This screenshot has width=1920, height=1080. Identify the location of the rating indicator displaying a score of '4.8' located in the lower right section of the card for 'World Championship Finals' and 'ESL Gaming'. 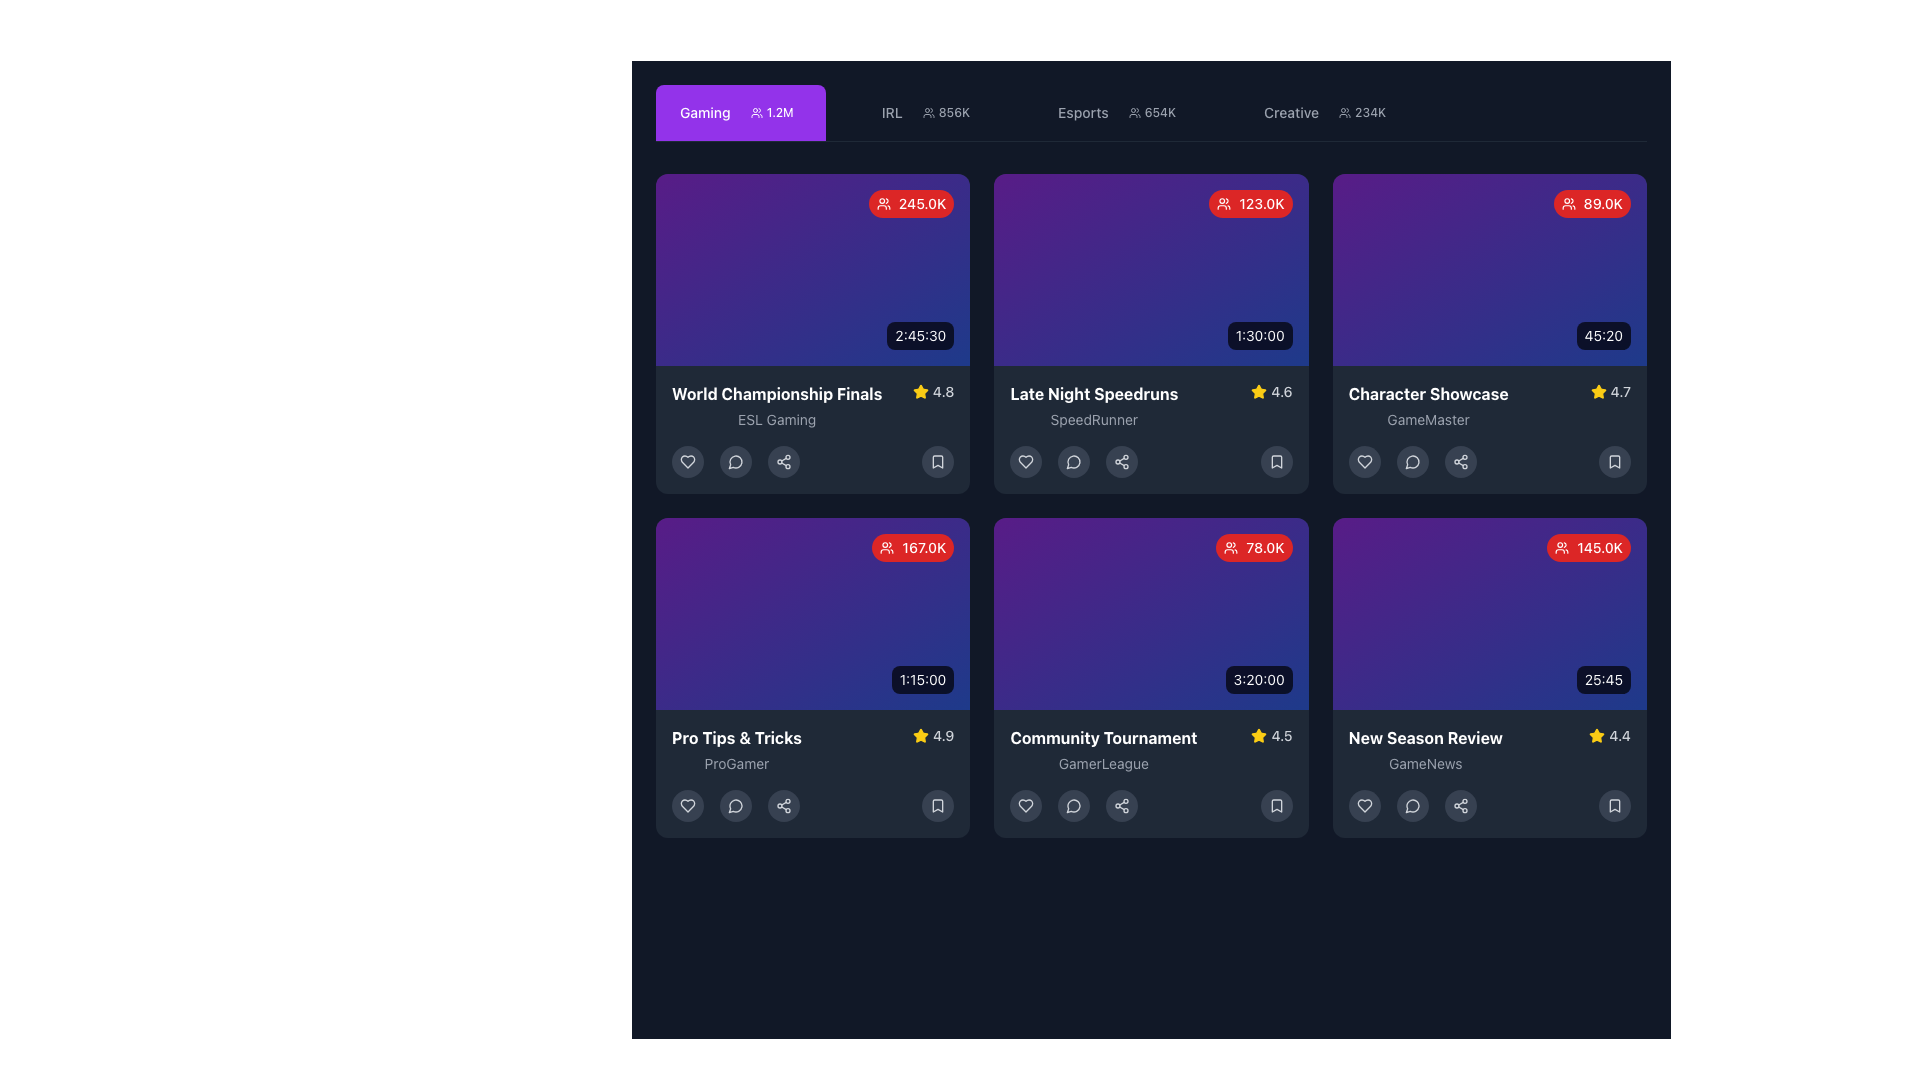
(932, 392).